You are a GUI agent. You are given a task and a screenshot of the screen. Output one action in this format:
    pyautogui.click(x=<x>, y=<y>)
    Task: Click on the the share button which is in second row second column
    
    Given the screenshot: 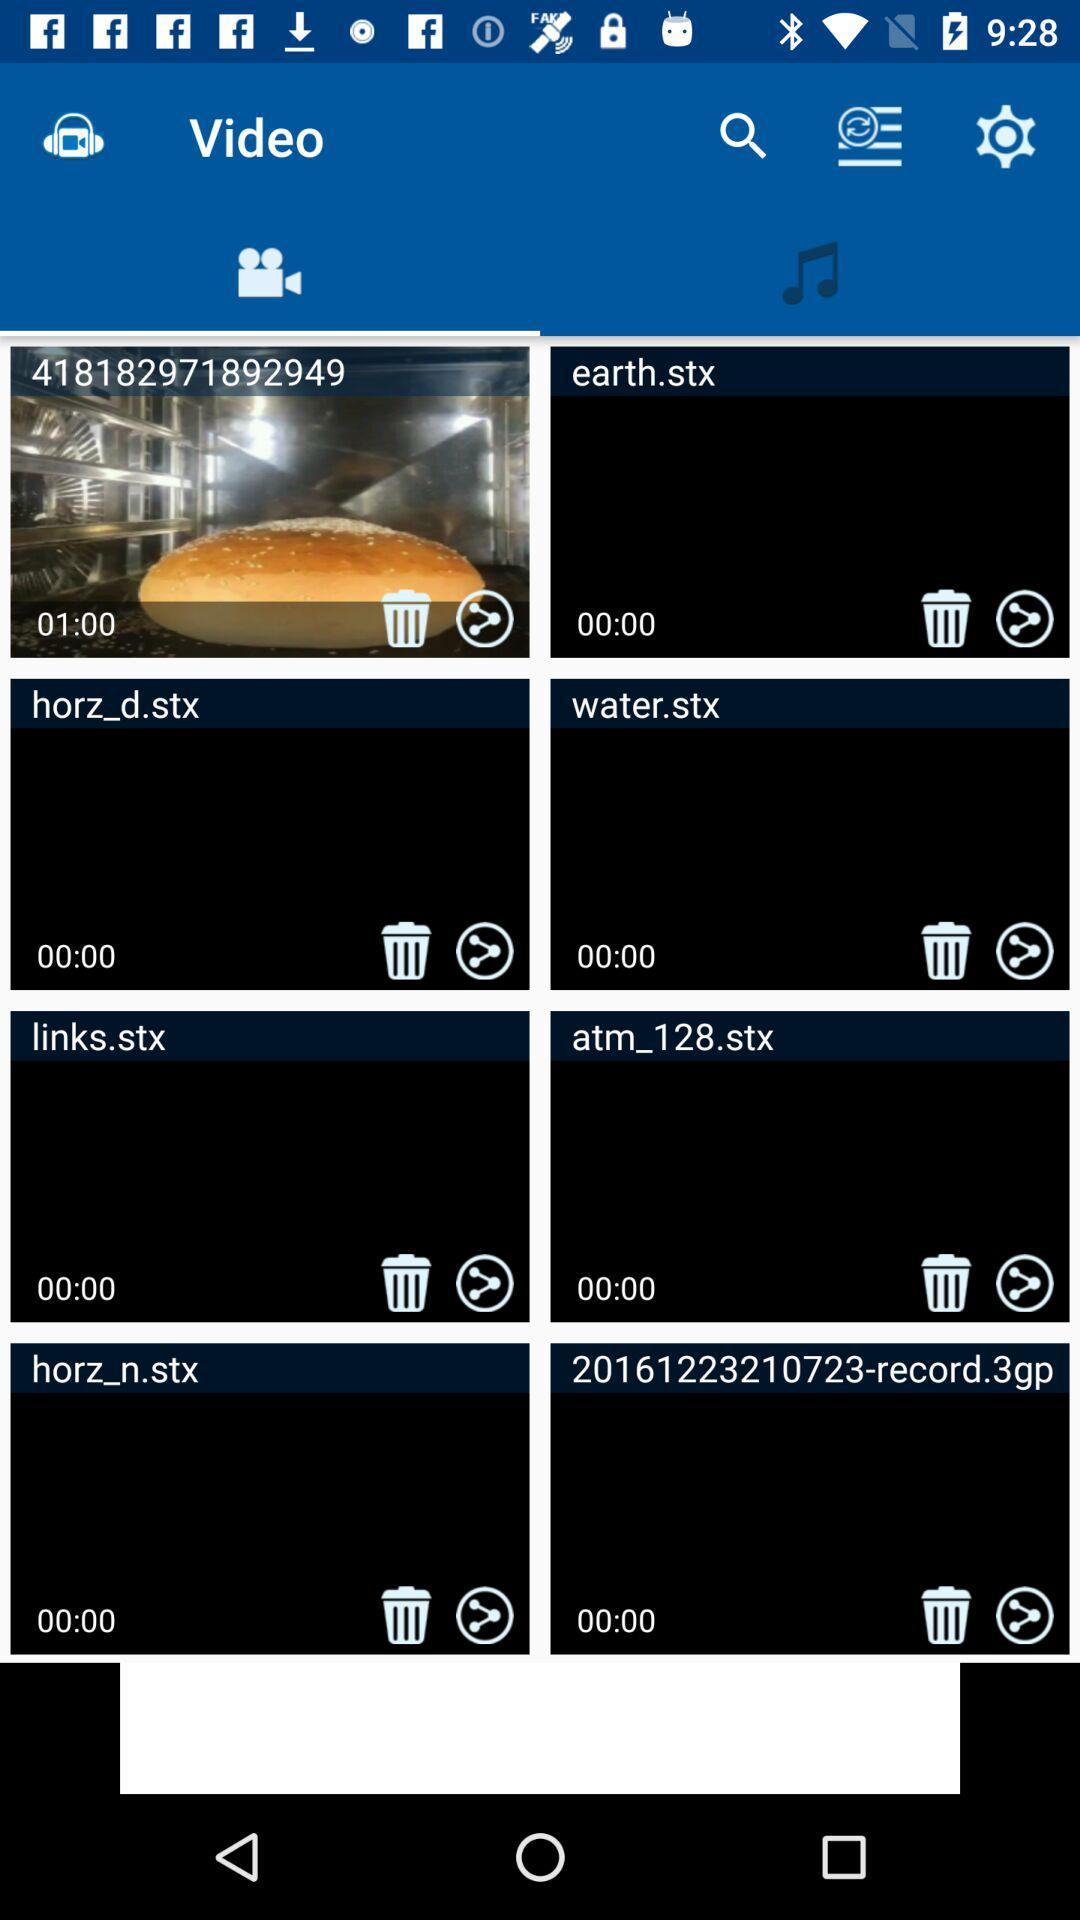 What is the action you would take?
    pyautogui.click(x=1025, y=949)
    